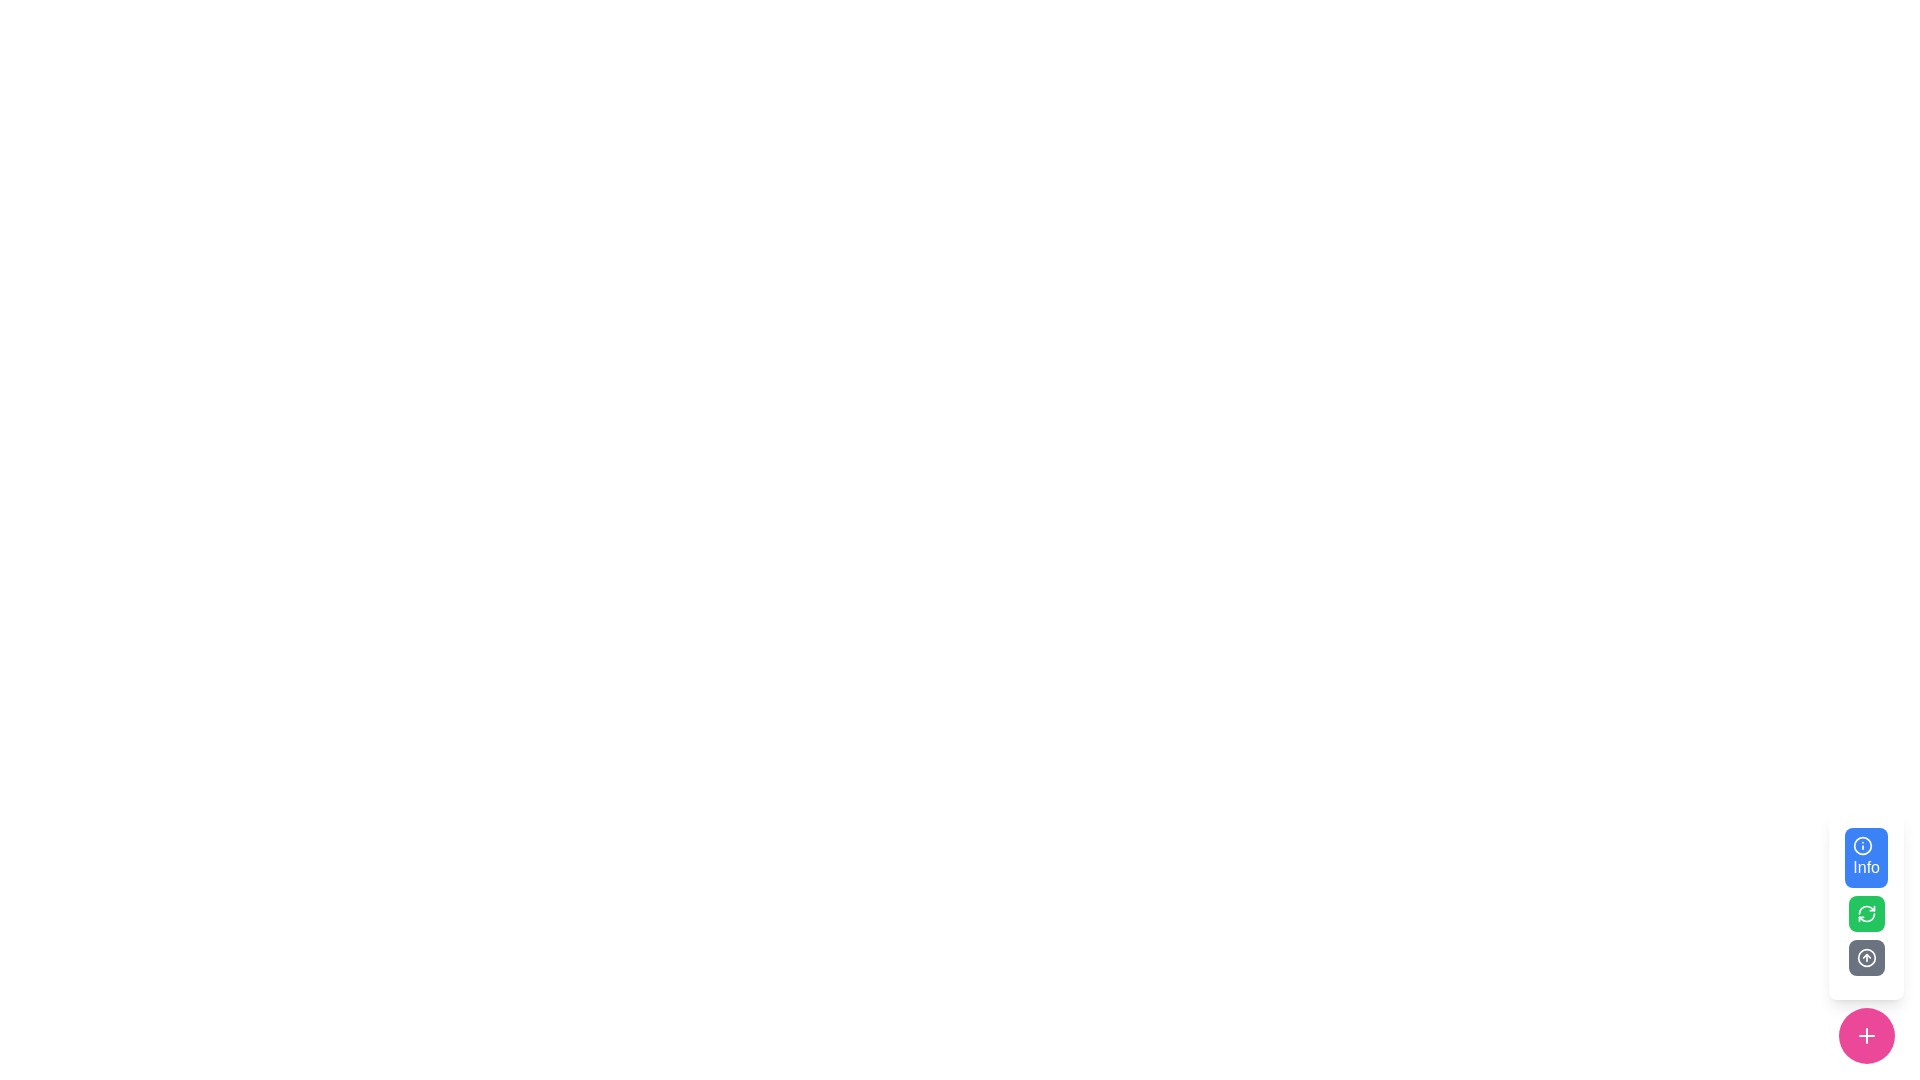  Describe the element at coordinates (1865, 914) in the screenshot. I see `the circular green refresh icon located within a green button in the floating action menu` at that location.